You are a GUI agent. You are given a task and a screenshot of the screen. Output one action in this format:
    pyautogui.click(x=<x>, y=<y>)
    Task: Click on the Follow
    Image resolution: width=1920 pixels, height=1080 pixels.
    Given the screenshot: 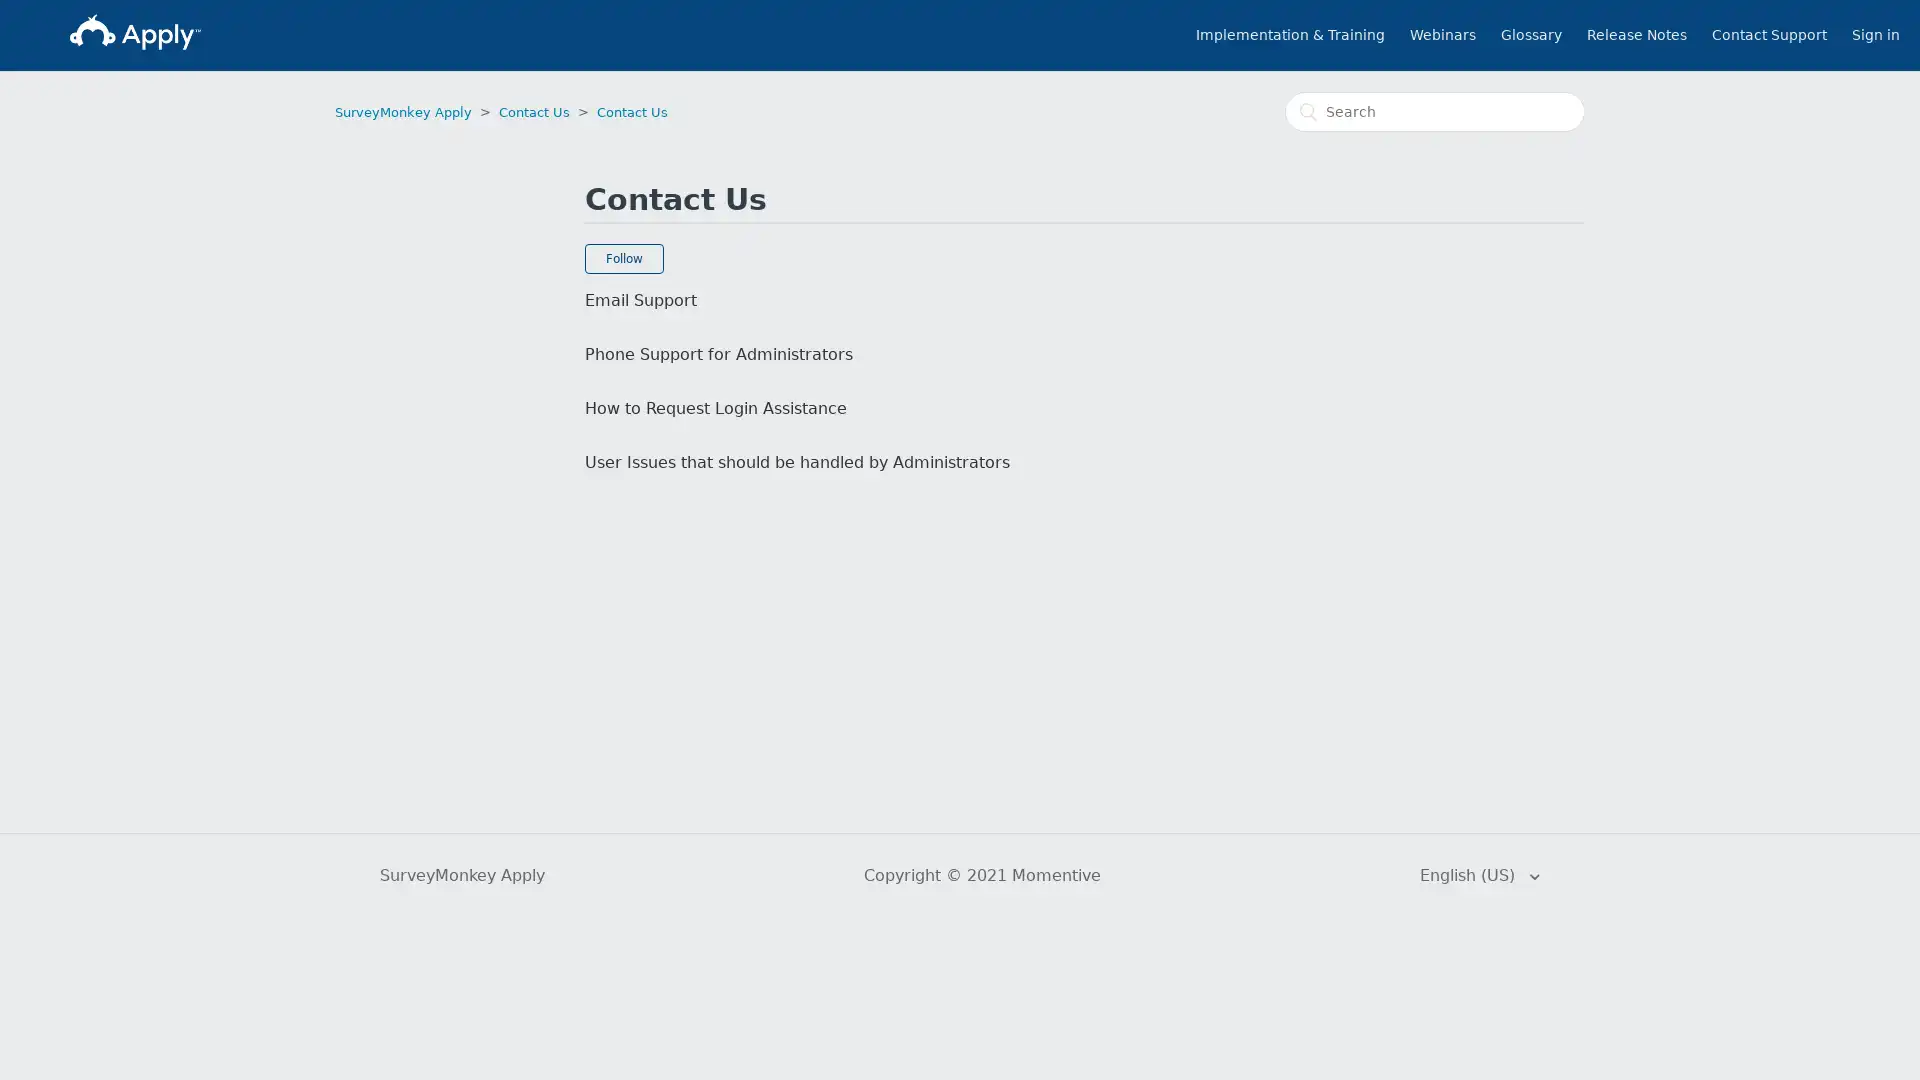 What is the action you would take?
    pyautogui.click(x=623, y=257)
    